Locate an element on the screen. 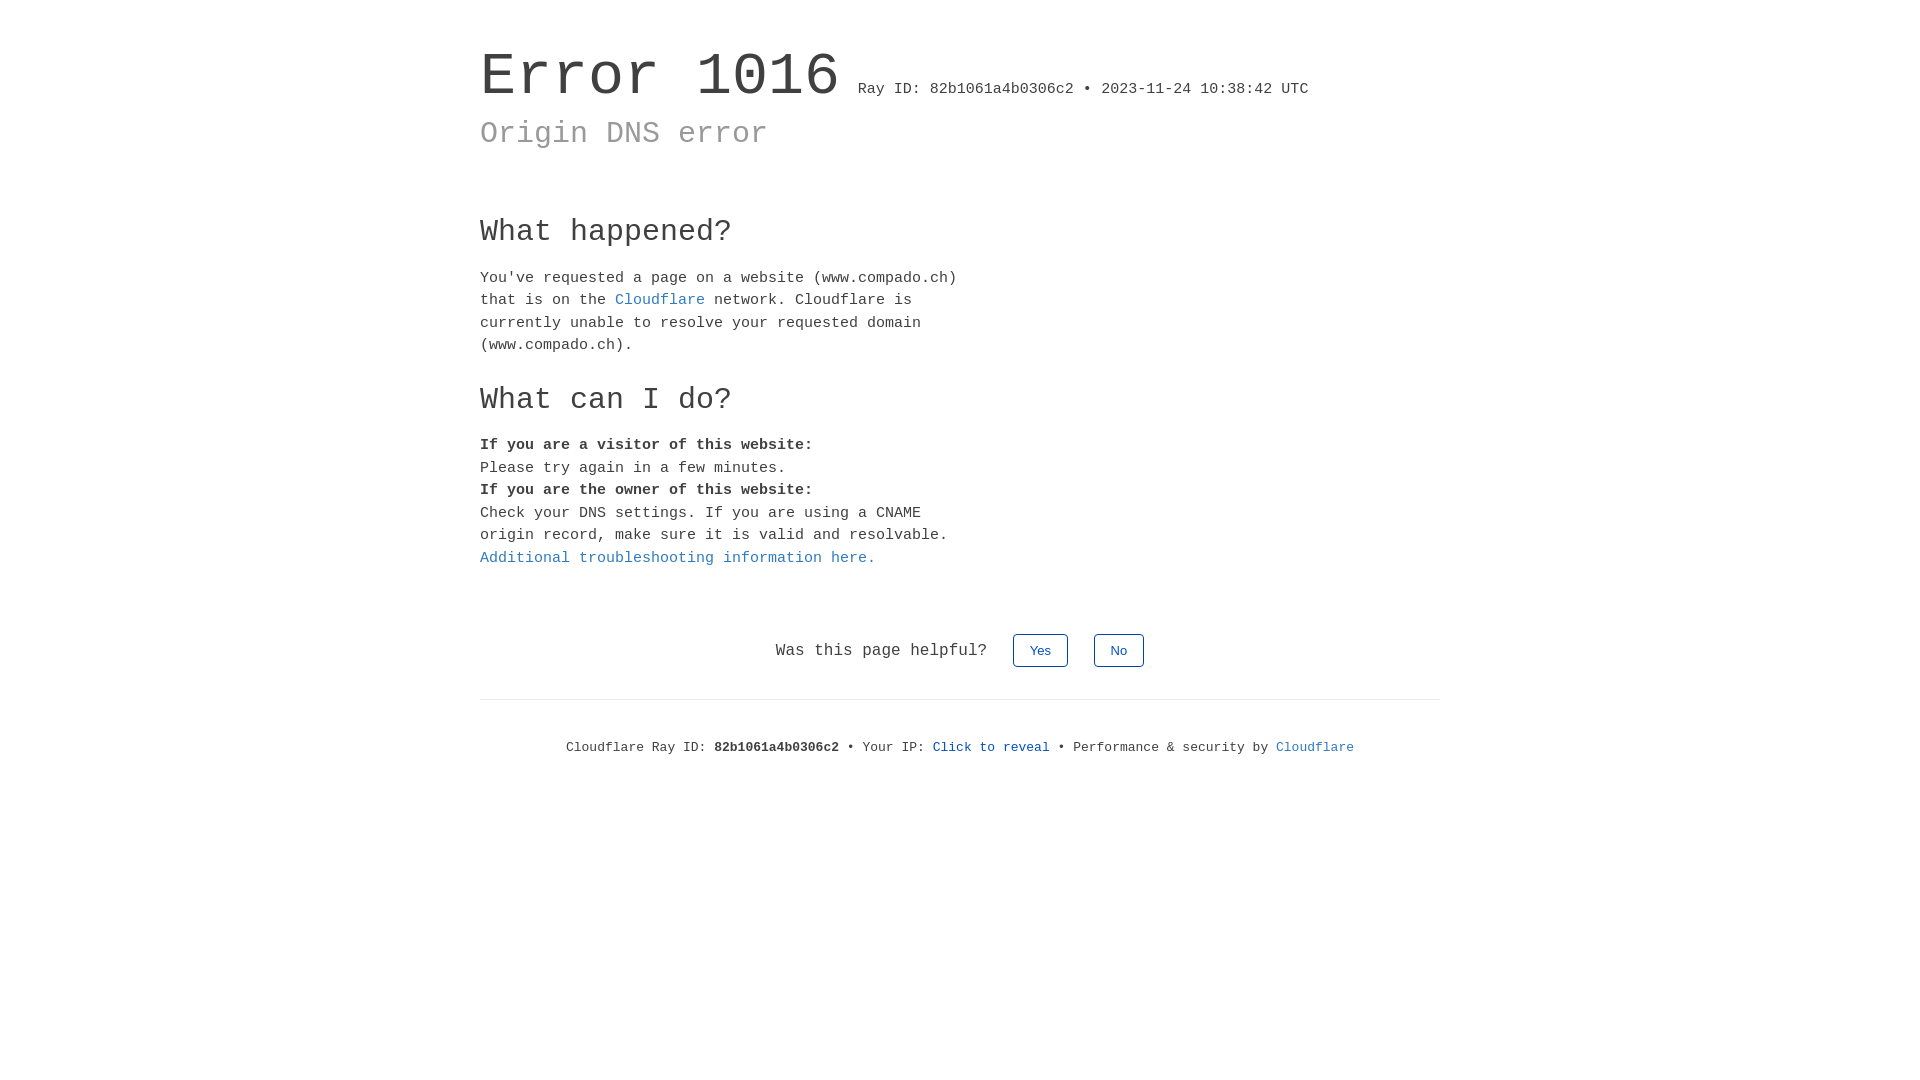  'Additional troubleshooting information here.' is located at coordinates (677, 558).